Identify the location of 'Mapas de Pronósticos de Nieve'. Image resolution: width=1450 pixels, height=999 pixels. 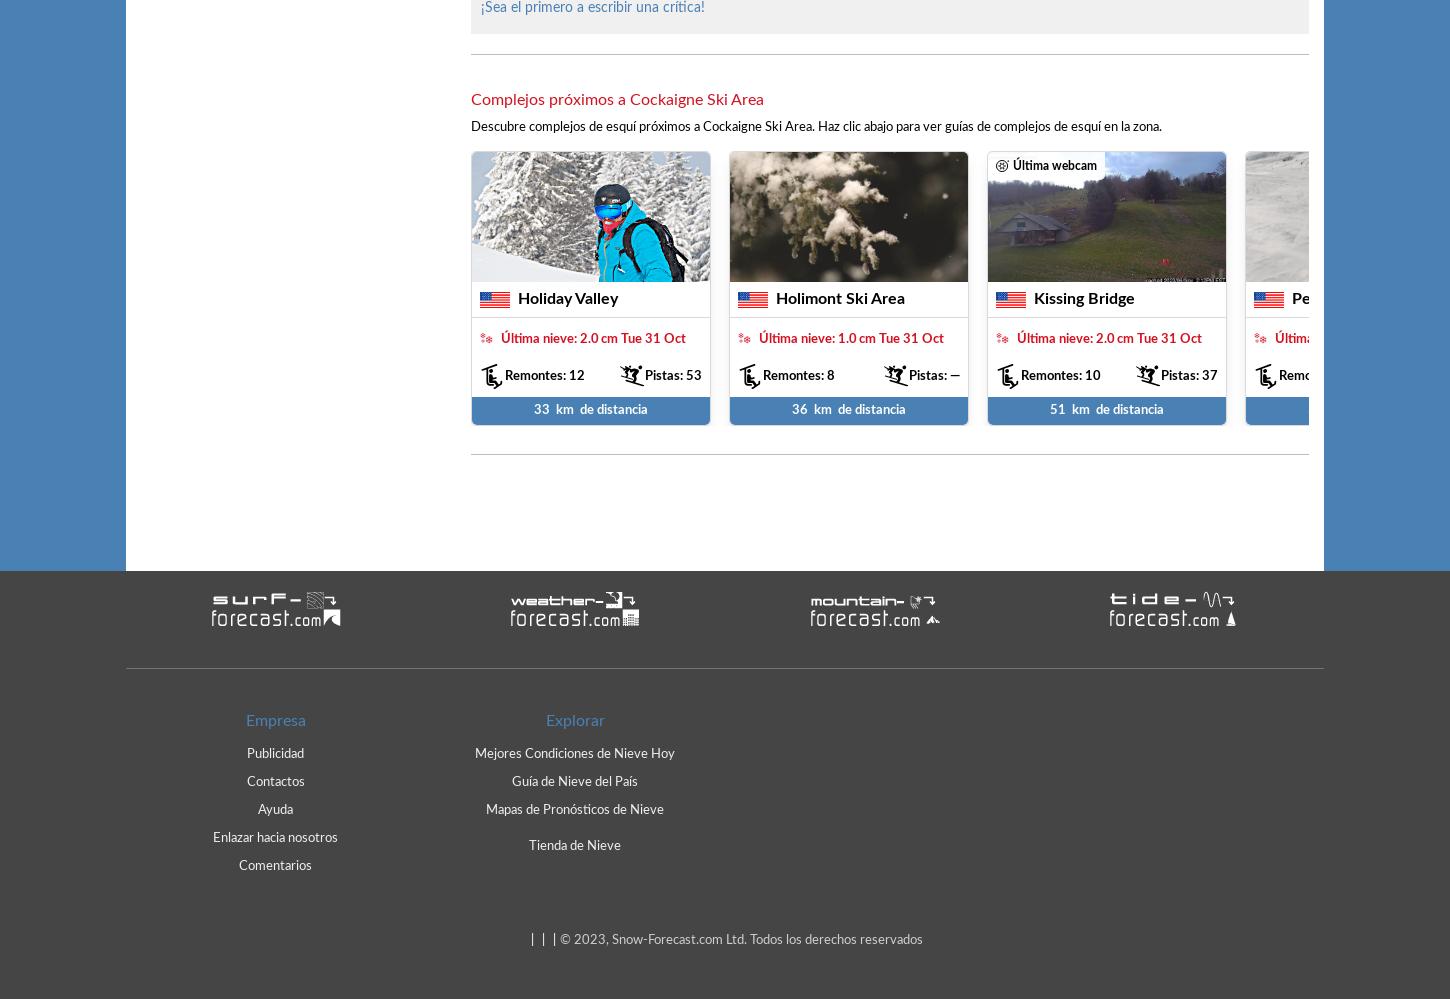
(575, 809).